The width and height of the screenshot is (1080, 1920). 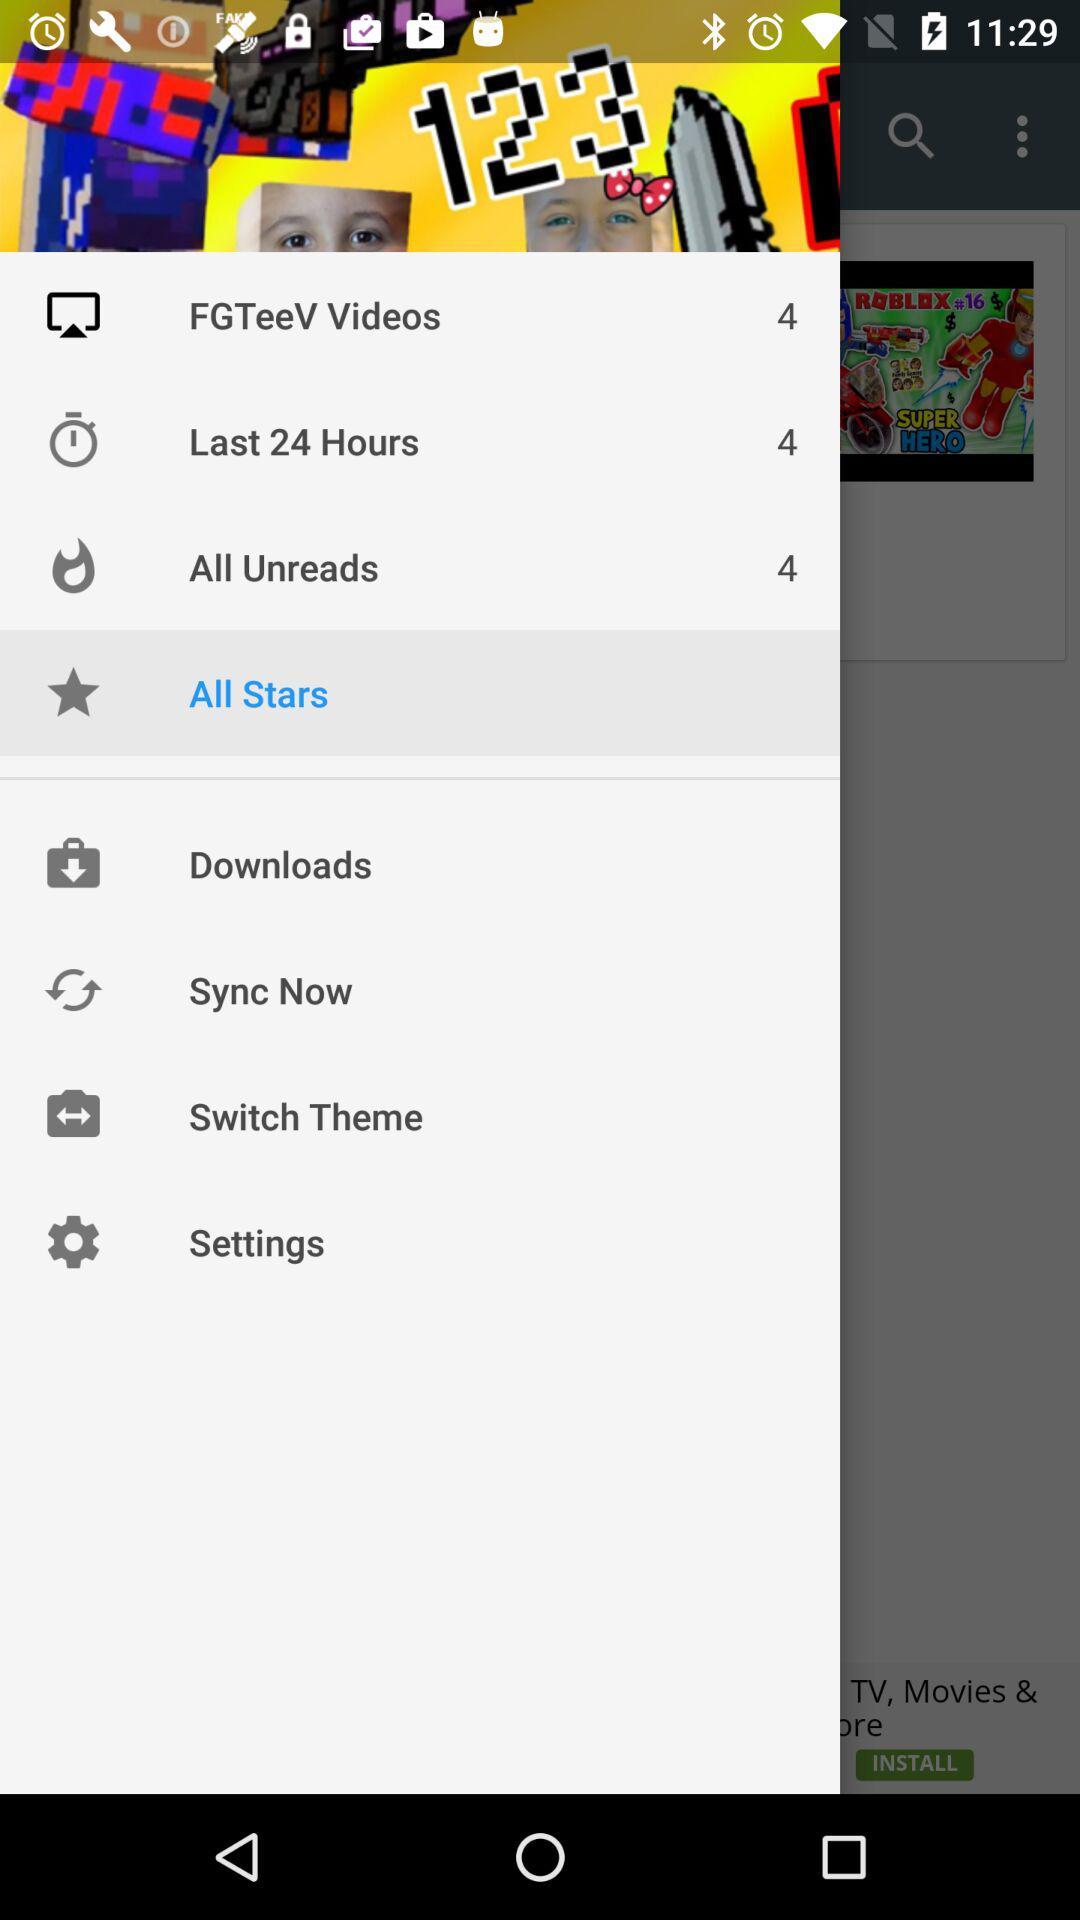 I want to click on the 1st icon present above the timer icon, so click(x=72, y=314).